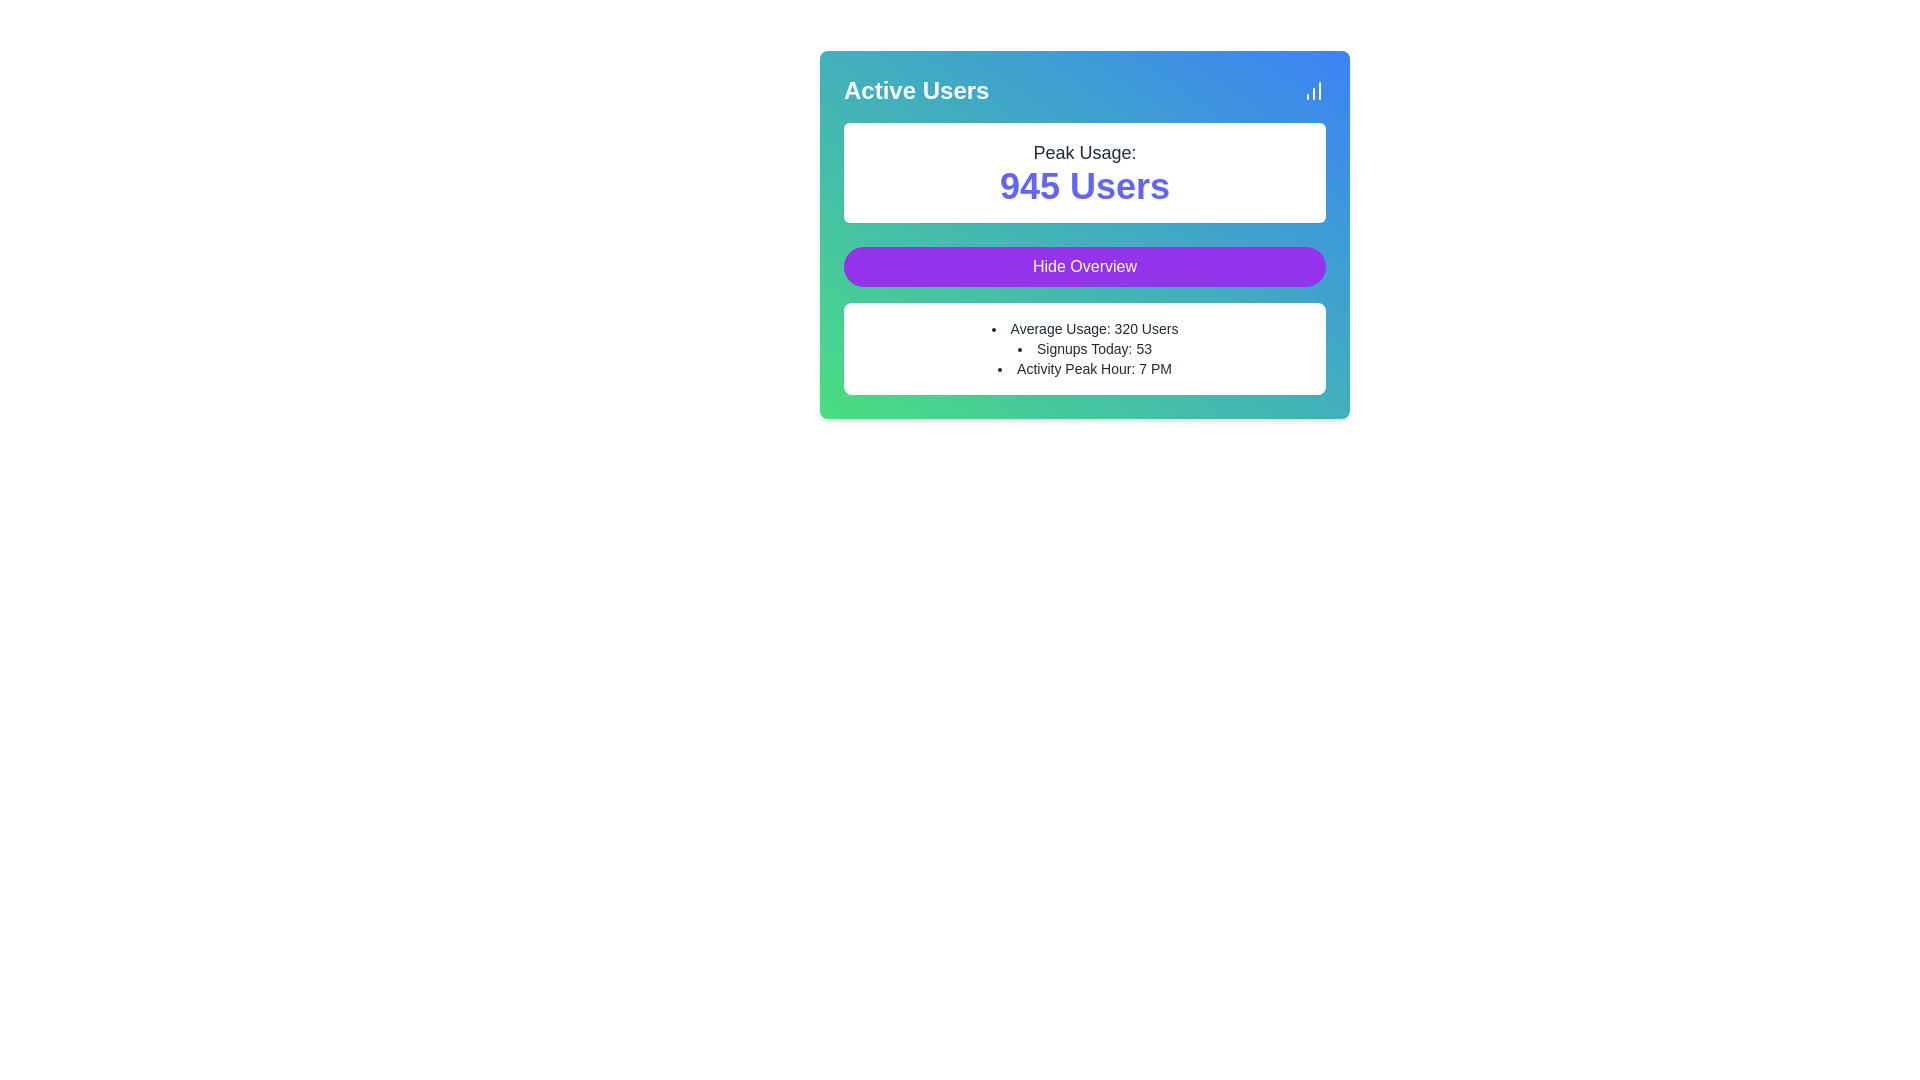 The width and height of the screenshot is (1920, 1080). What do you see at coordinates (1314, 91) in the screenshot?
I see `the small bar chart icon located in the top-right corner of the 'Active Users' section` at bounding box center [1314, 91].